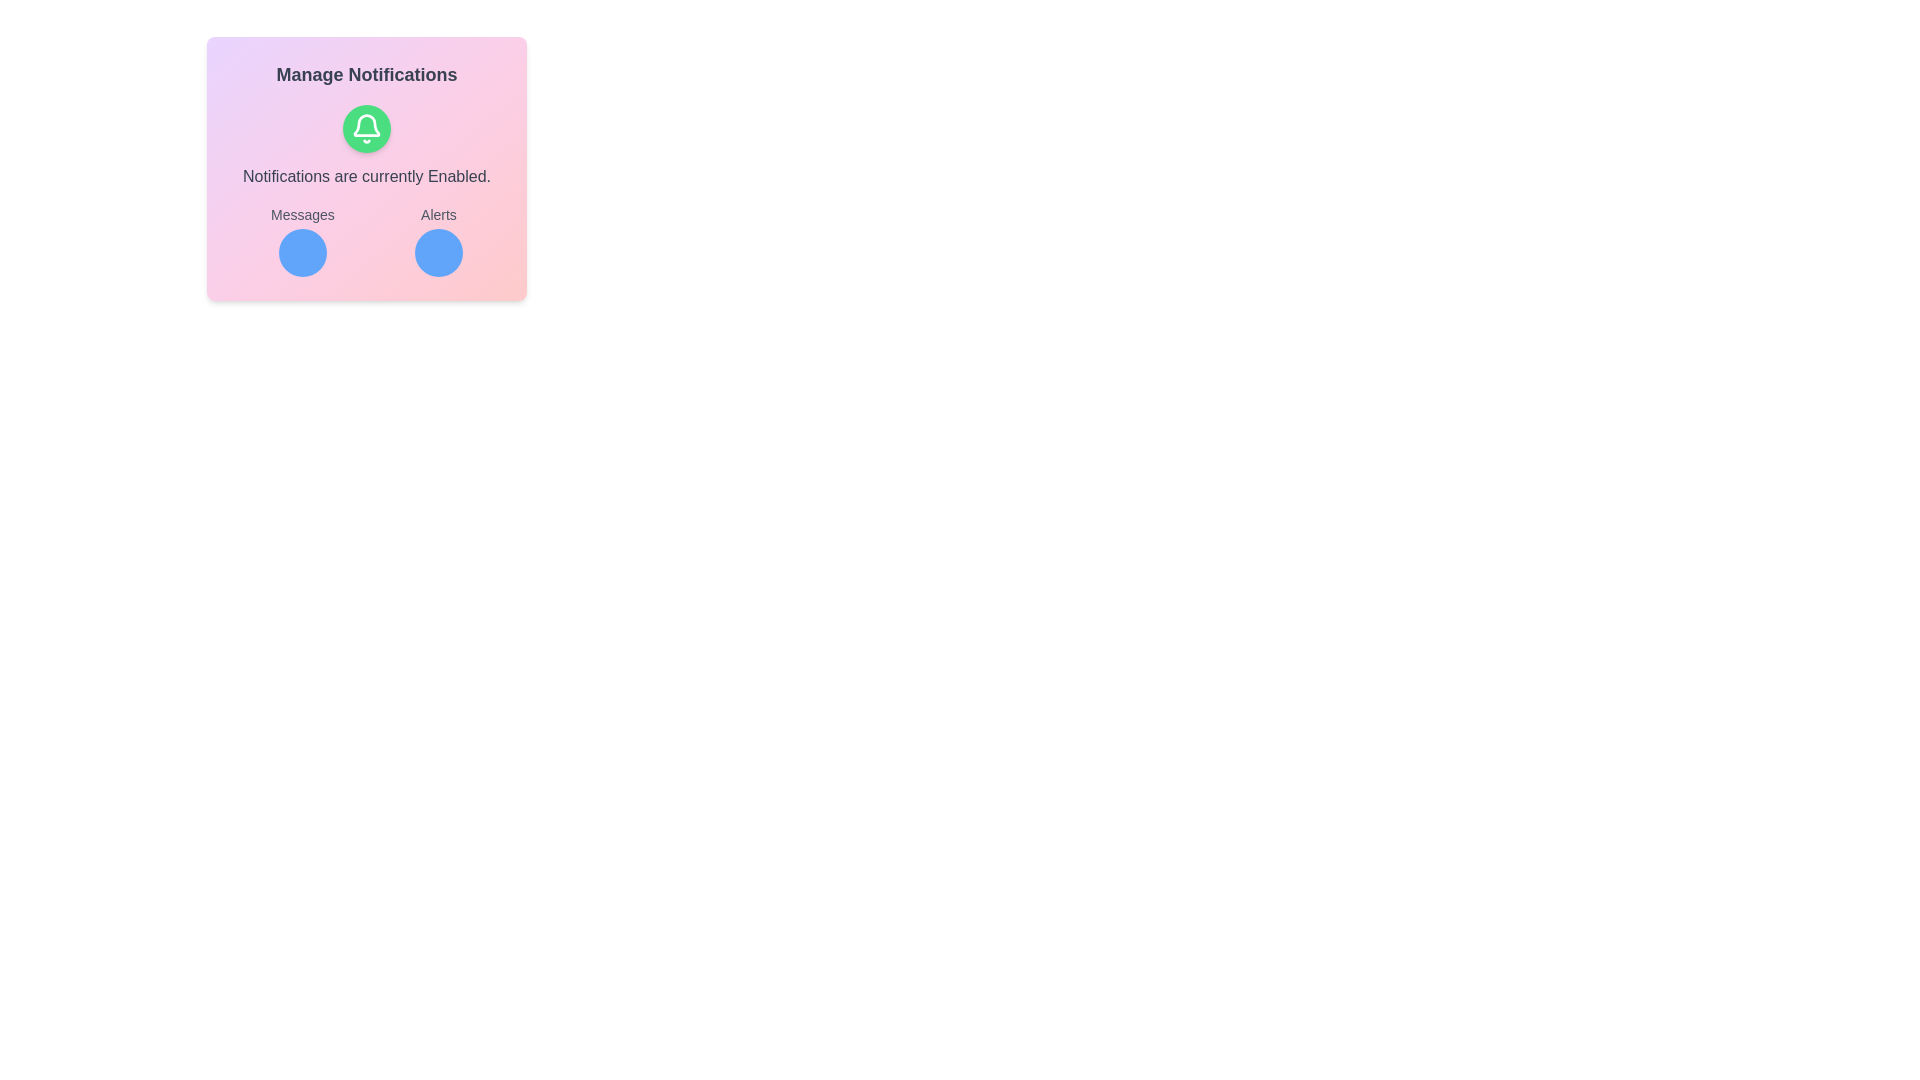  Describe the element at coordinates (366, 176) in the screenshot. I see `the static text displaying 'Notifications are currently Enabled.' which is located below the green notification bell icon` at that location.